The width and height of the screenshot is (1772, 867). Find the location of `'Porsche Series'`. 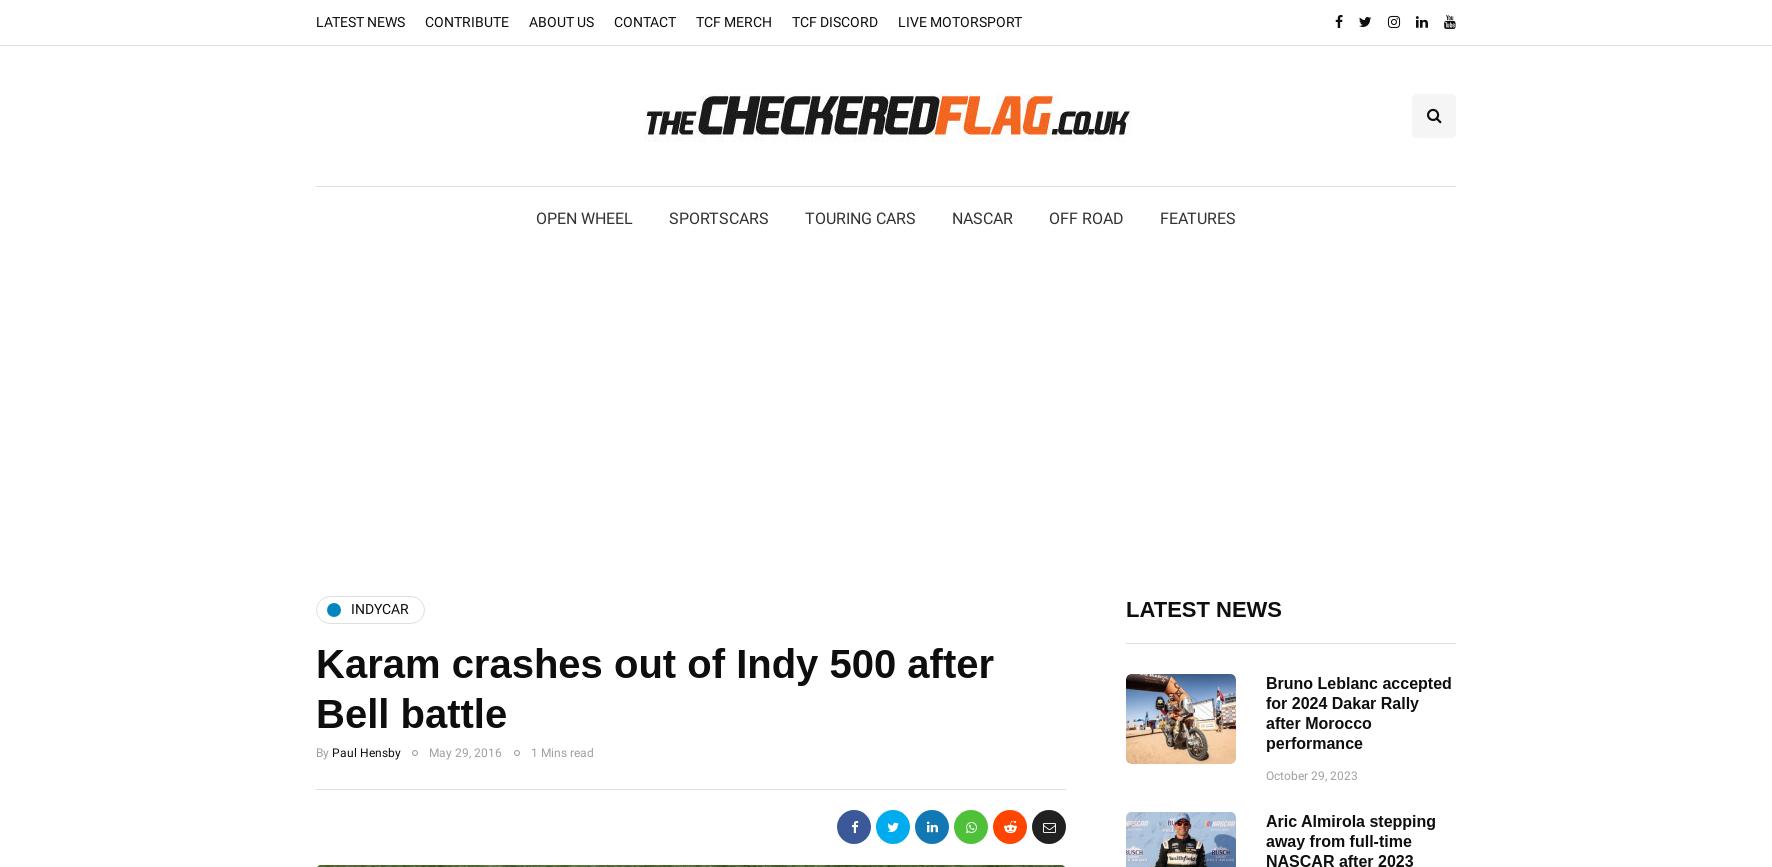

'Porsche Series' is located at coordinates (731, 385).